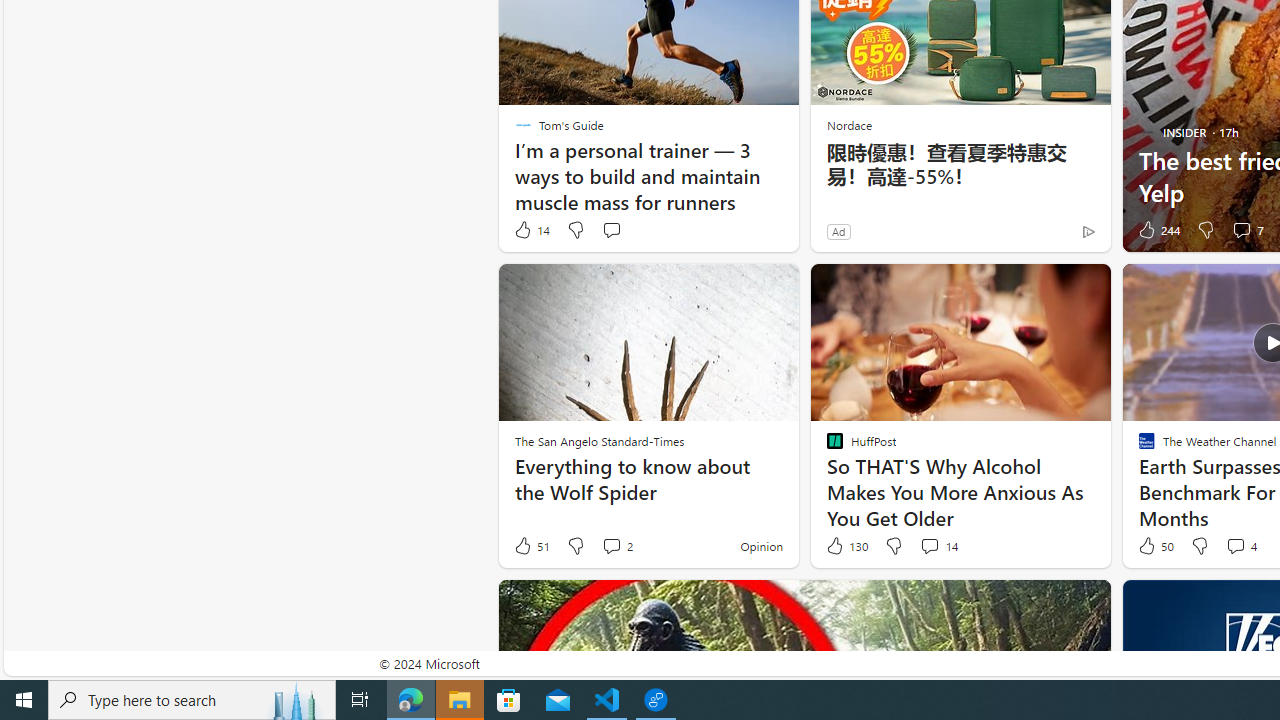 The height and width of the screenshot is (720, 1280). I want to click on '244 Like', so click(1157, 229).